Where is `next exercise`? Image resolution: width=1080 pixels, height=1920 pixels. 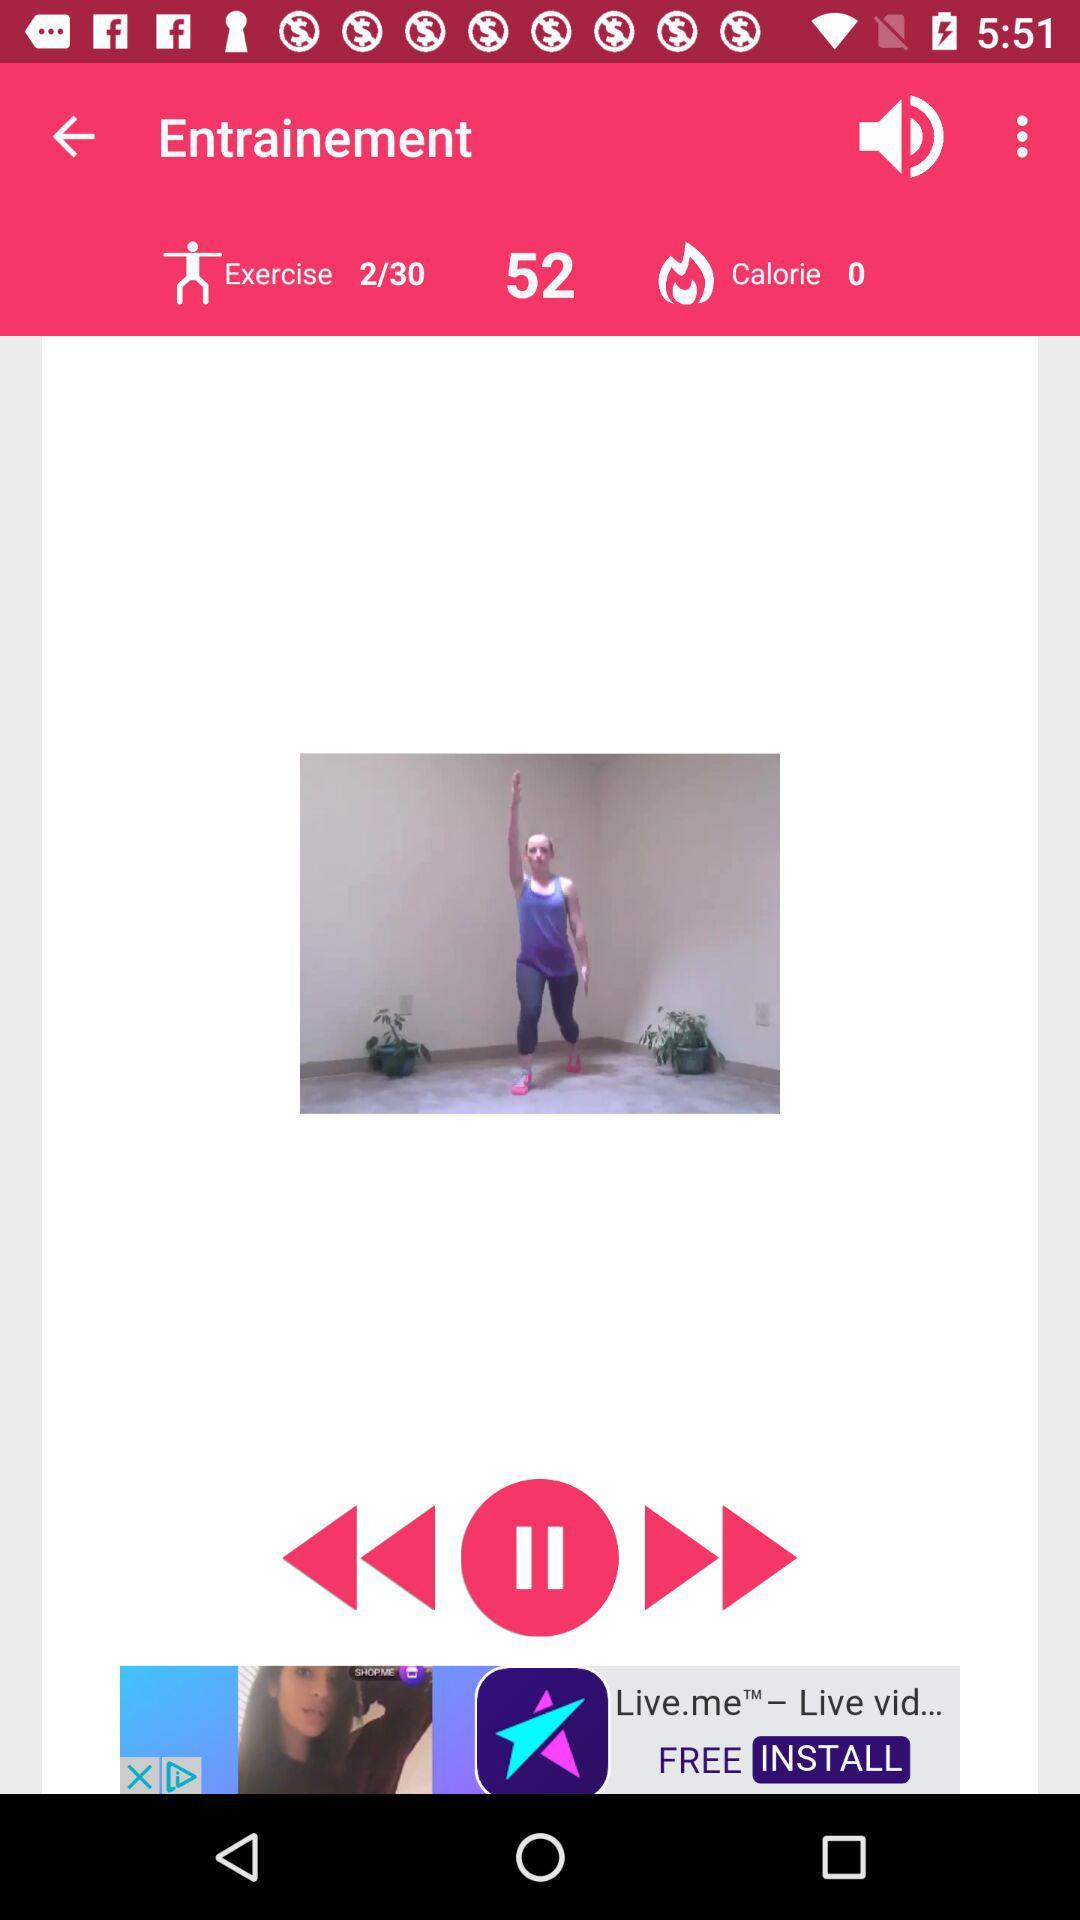
next exercise is located at coordinates (721, 1556).